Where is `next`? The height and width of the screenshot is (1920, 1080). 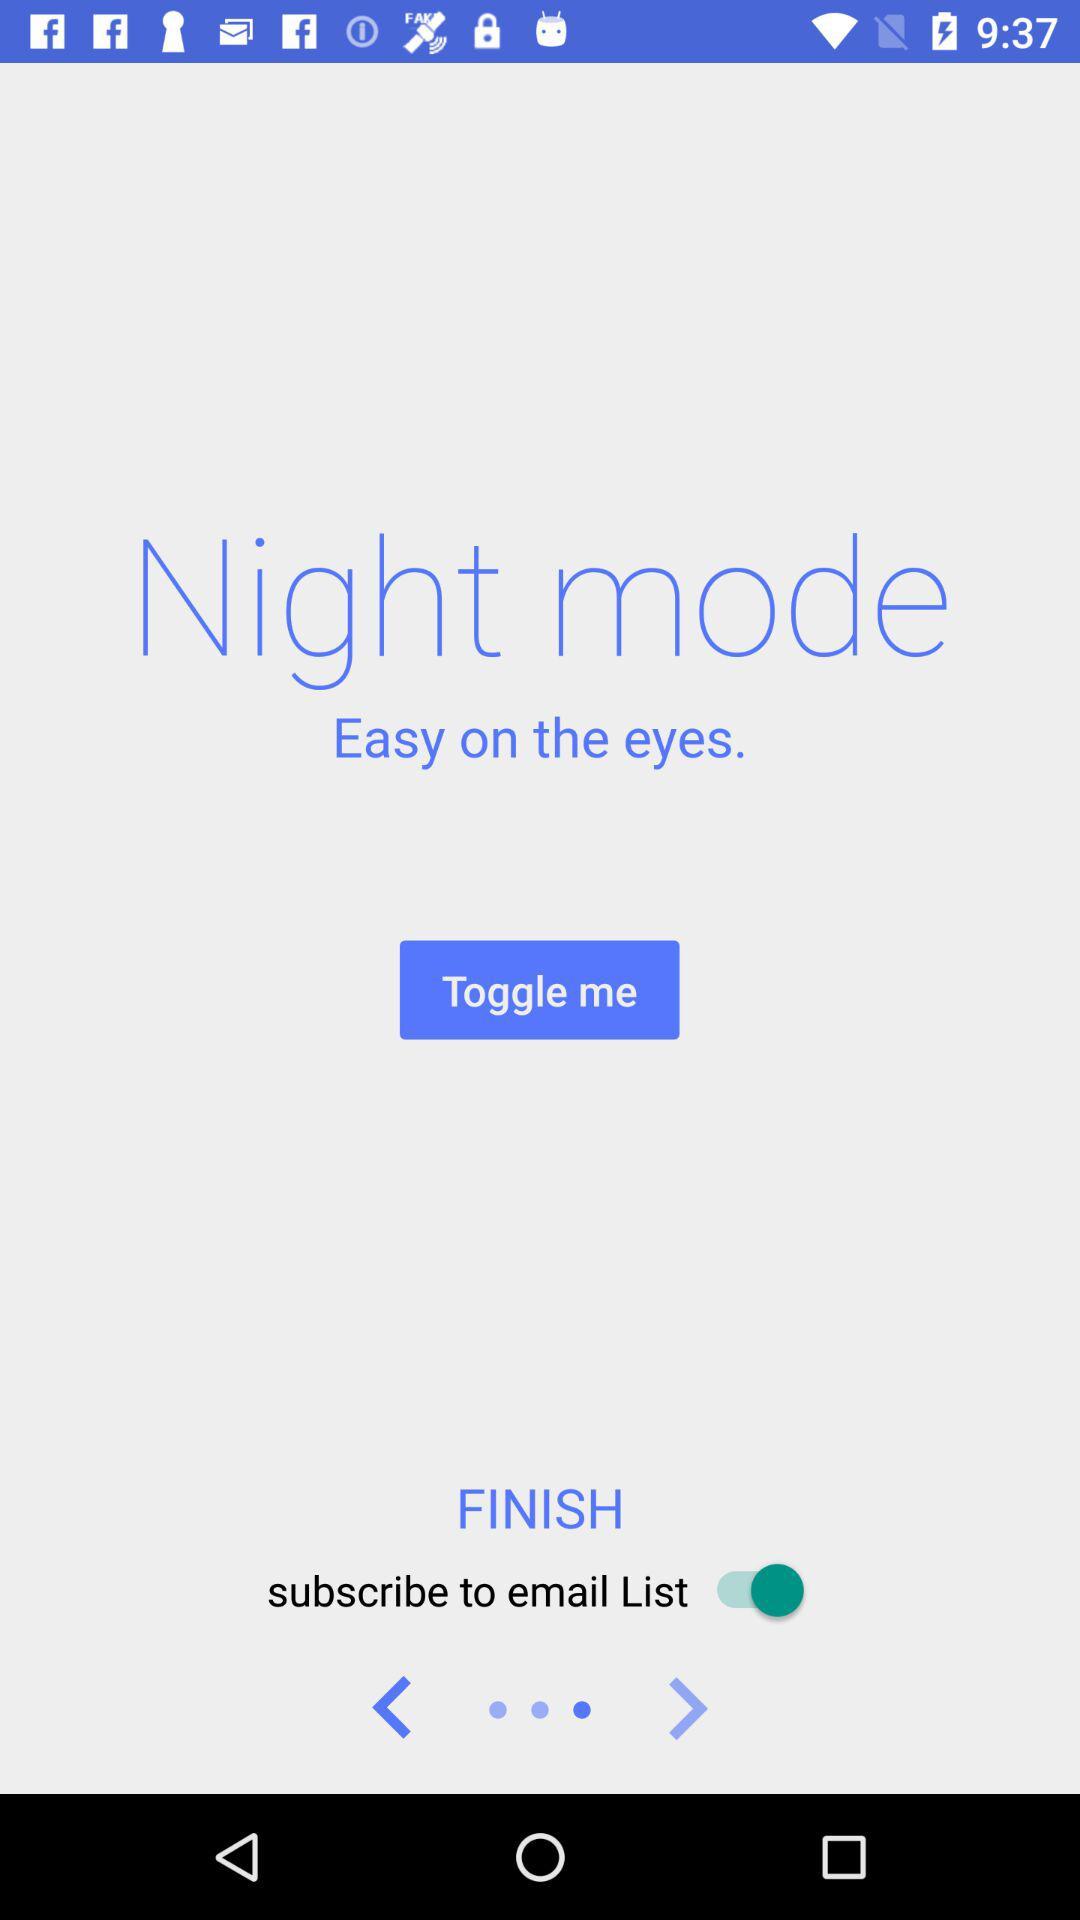 next is located at coordinates (685, 1708).